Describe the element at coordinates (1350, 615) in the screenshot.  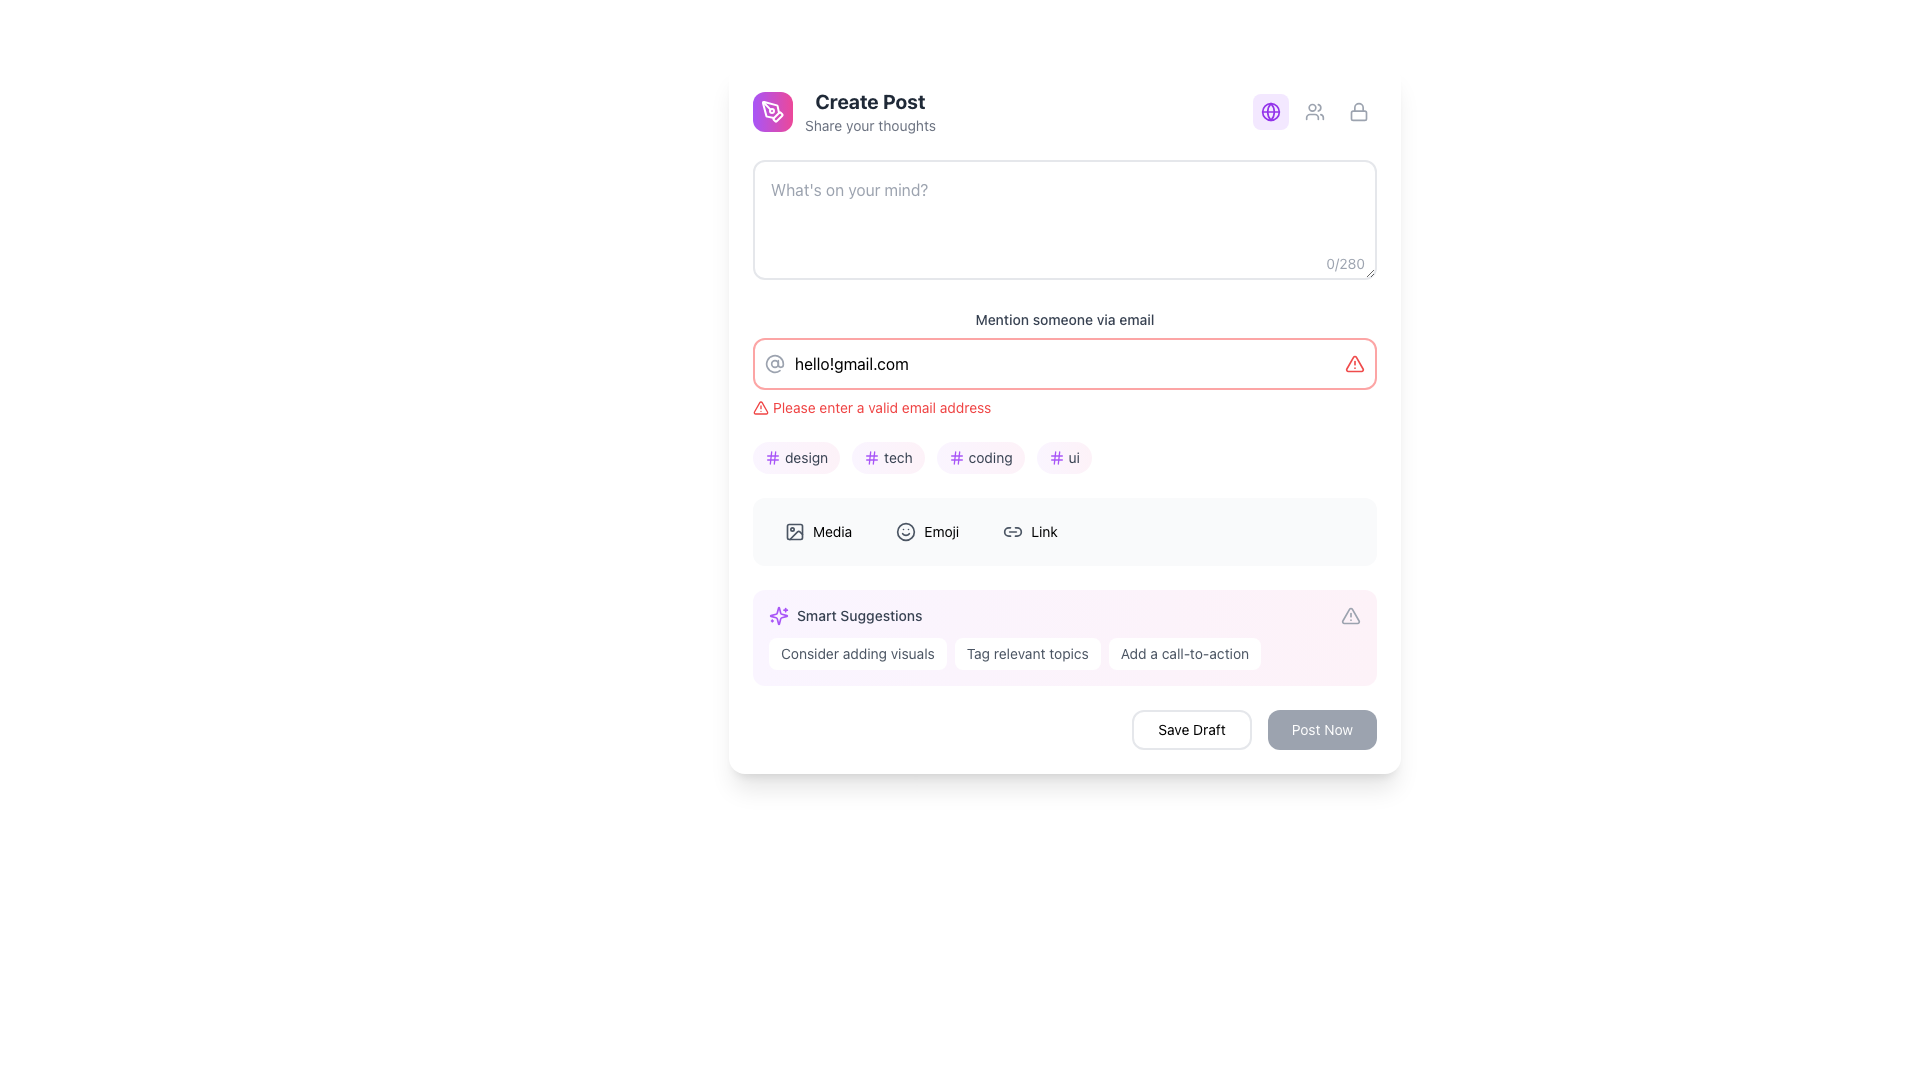
I see `the warning or alert icon located at the far right end of the 'Smart Suggestions' section` at that location.